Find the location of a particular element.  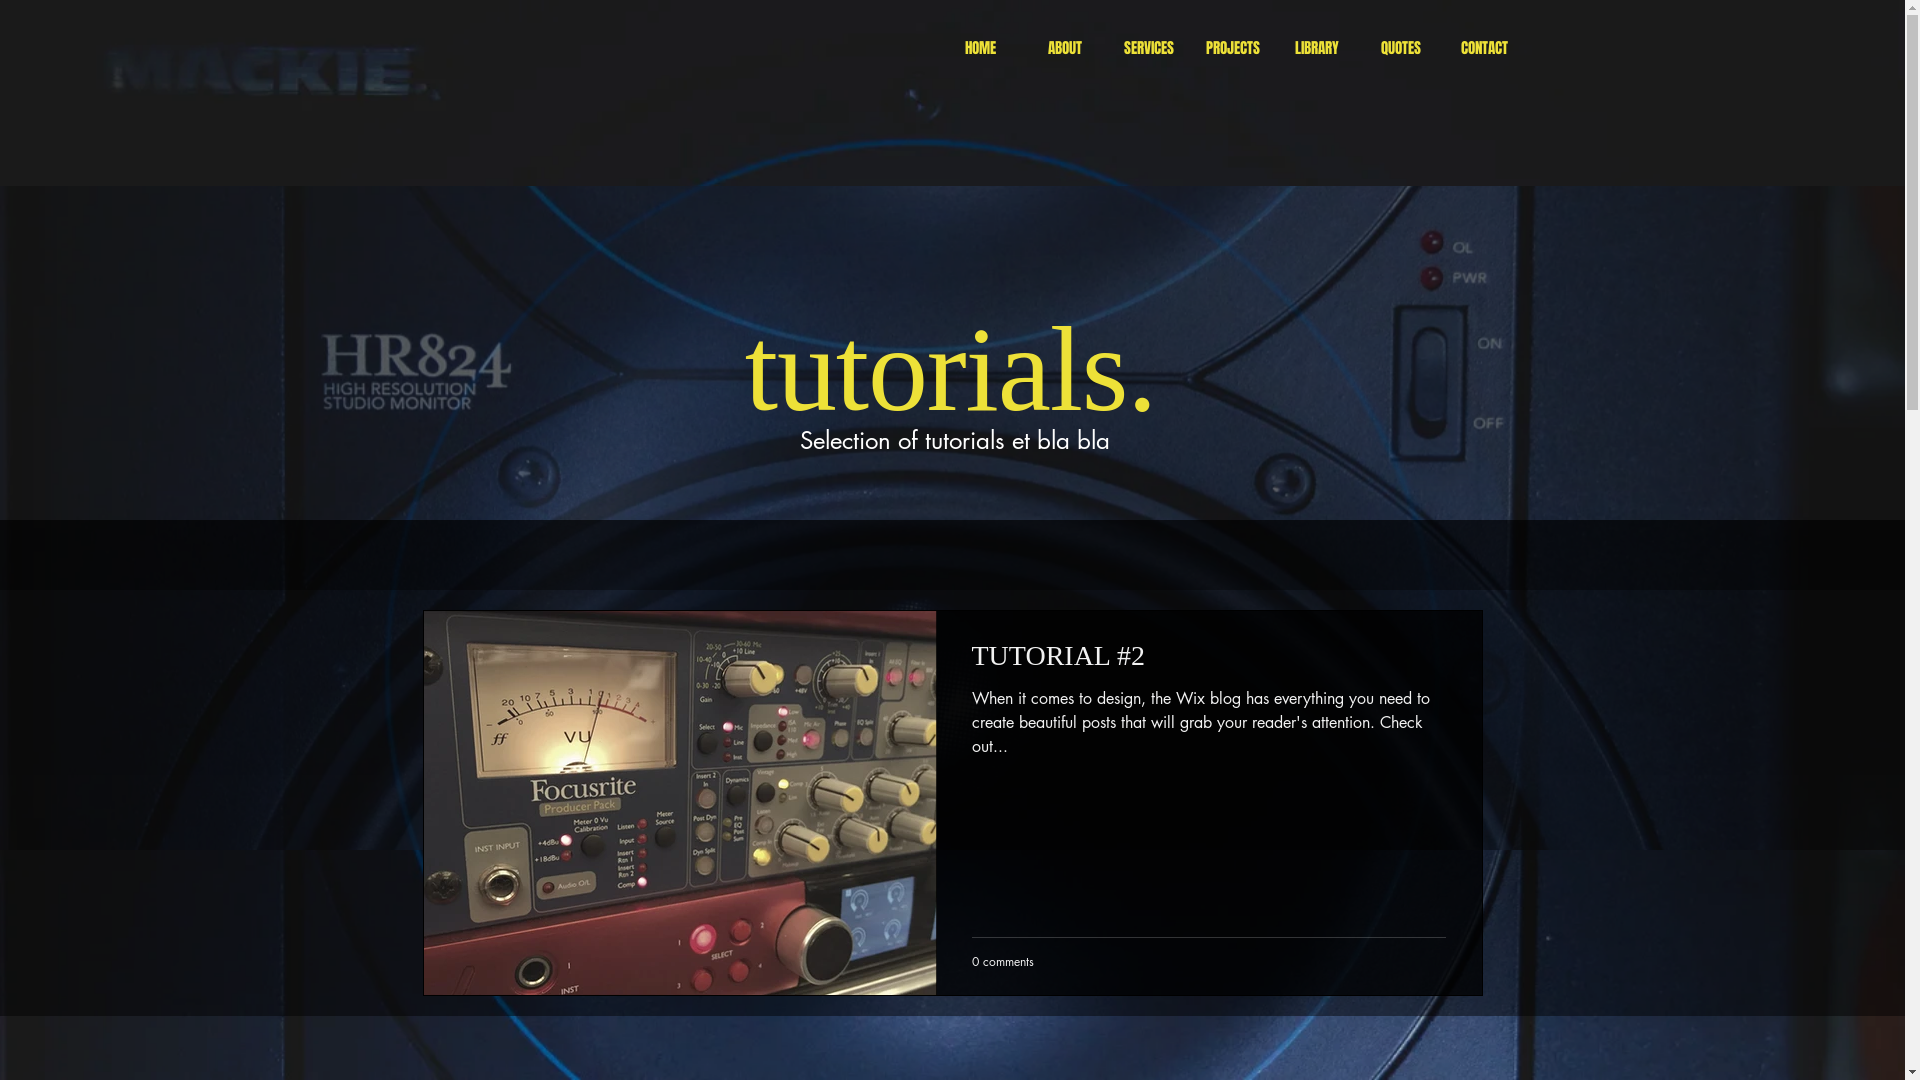

'HOME' is located at coordinates (936, 47).